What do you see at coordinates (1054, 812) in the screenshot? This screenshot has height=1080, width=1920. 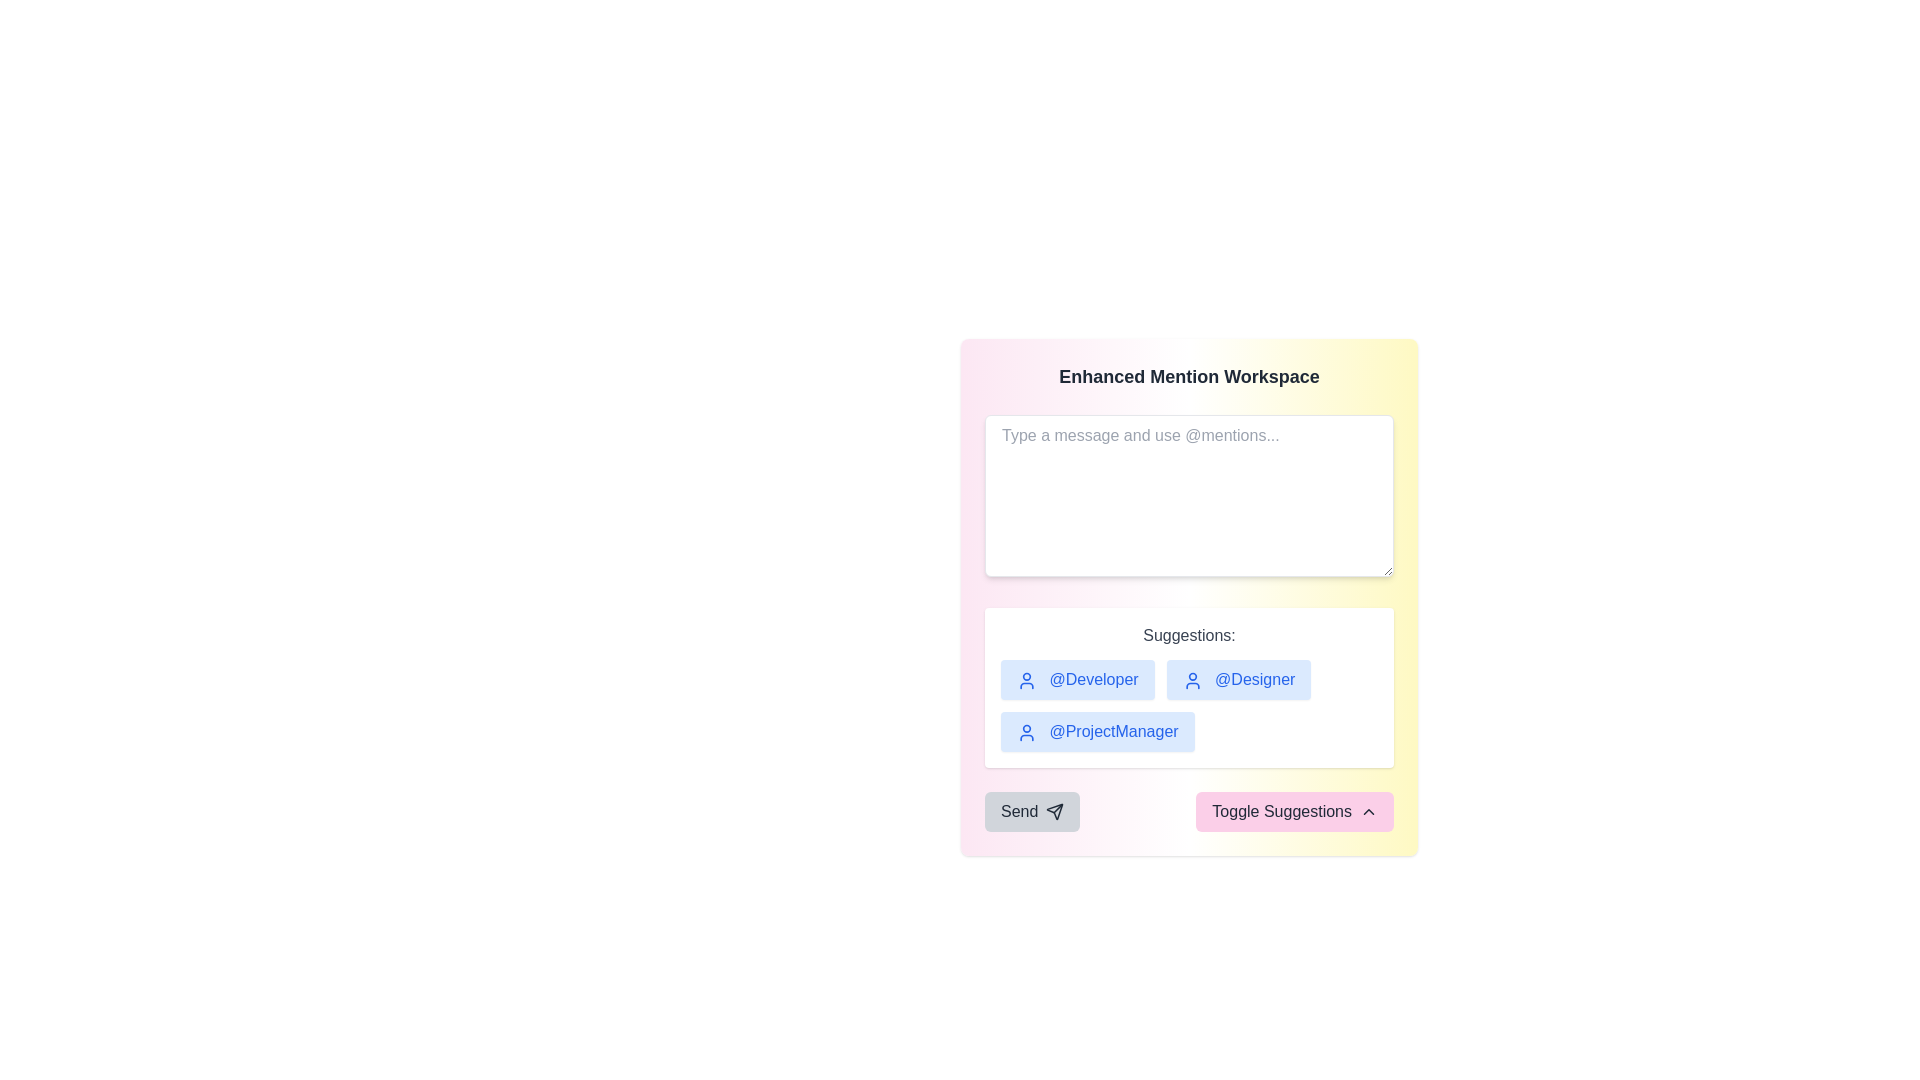 I see `the paper plane icon inside the 'Send' button located at the bottom-left corner of the user interface panel` at bounding box center [1054, 812].